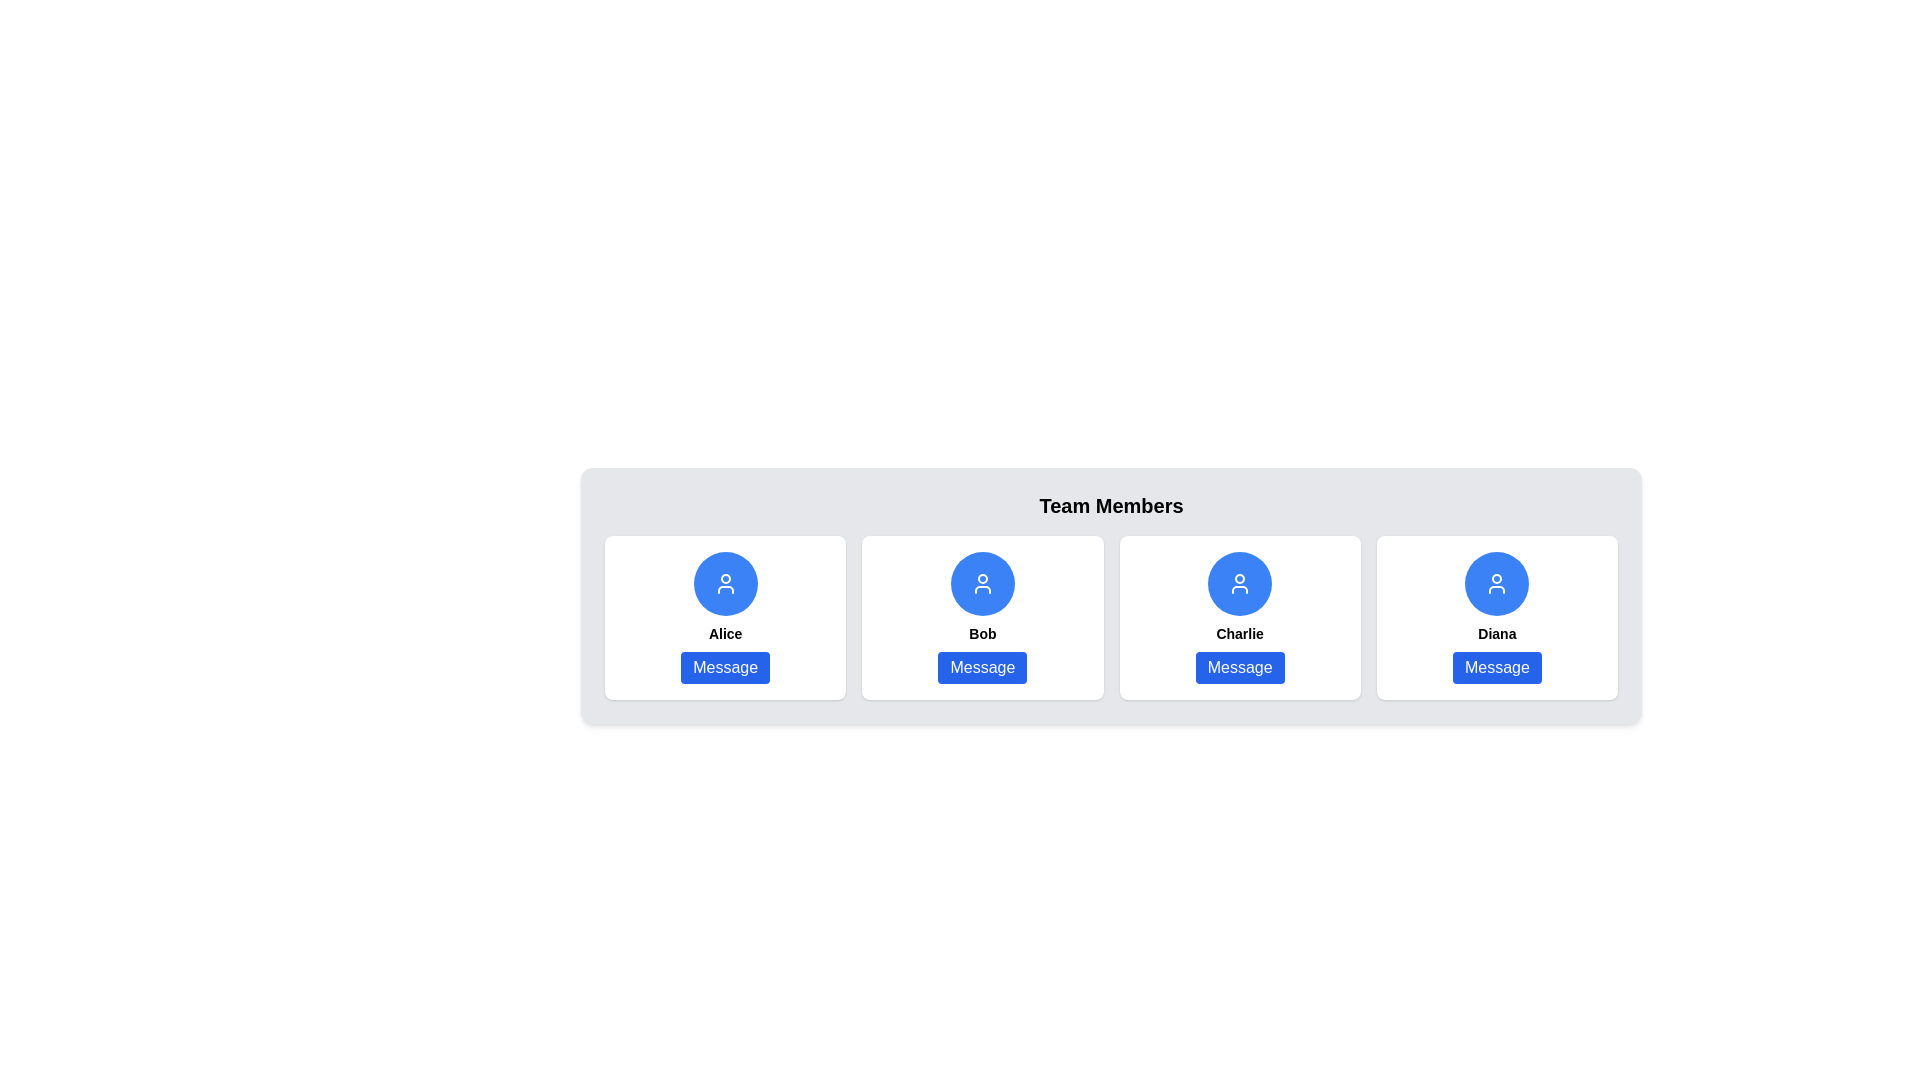 The image size is (1920, 1080). Describe the element at coordinates (1497, 583) in the screenshot. I see `the SVG Image representing the user named 'Diana', which is located in the rightmost card of the 'Team Members' section` at that location.